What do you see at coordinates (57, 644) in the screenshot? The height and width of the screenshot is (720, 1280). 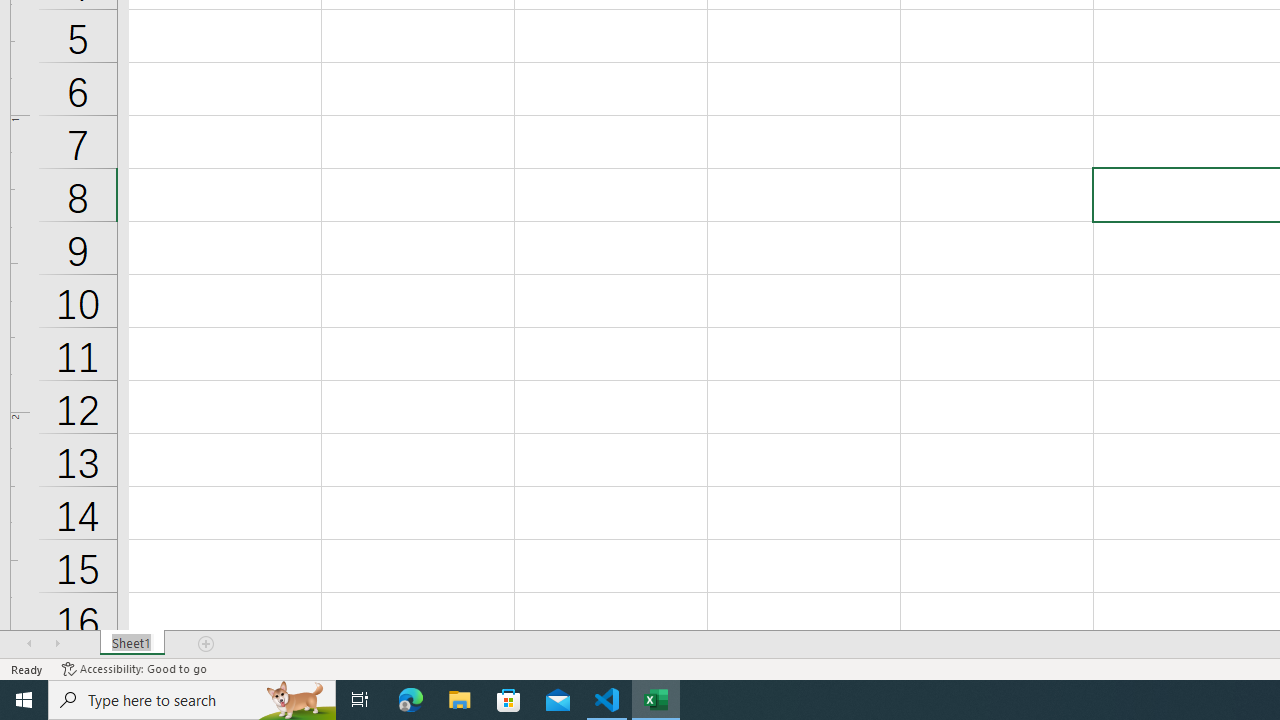 I see `'Scroll Right'` at bounding box center [57, 644].